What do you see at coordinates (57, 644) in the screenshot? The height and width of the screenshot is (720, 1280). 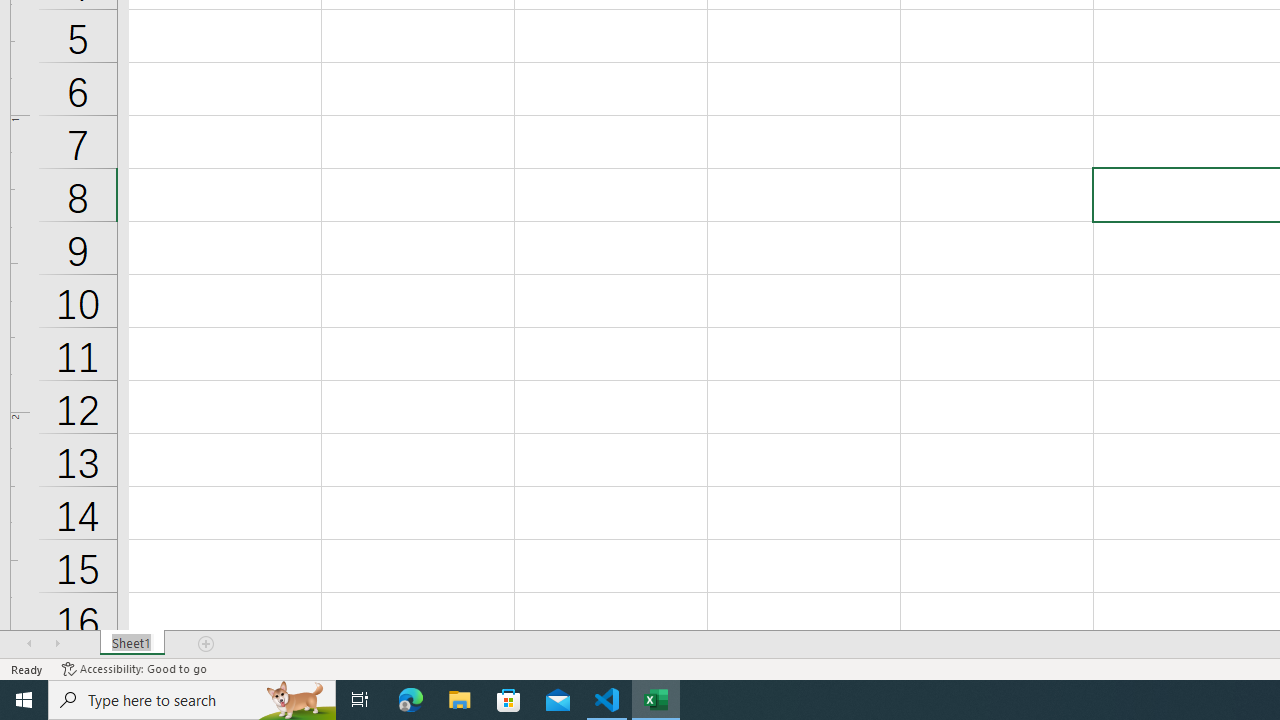 I see `'Scroll Right'` at bounding box center [57, 644].